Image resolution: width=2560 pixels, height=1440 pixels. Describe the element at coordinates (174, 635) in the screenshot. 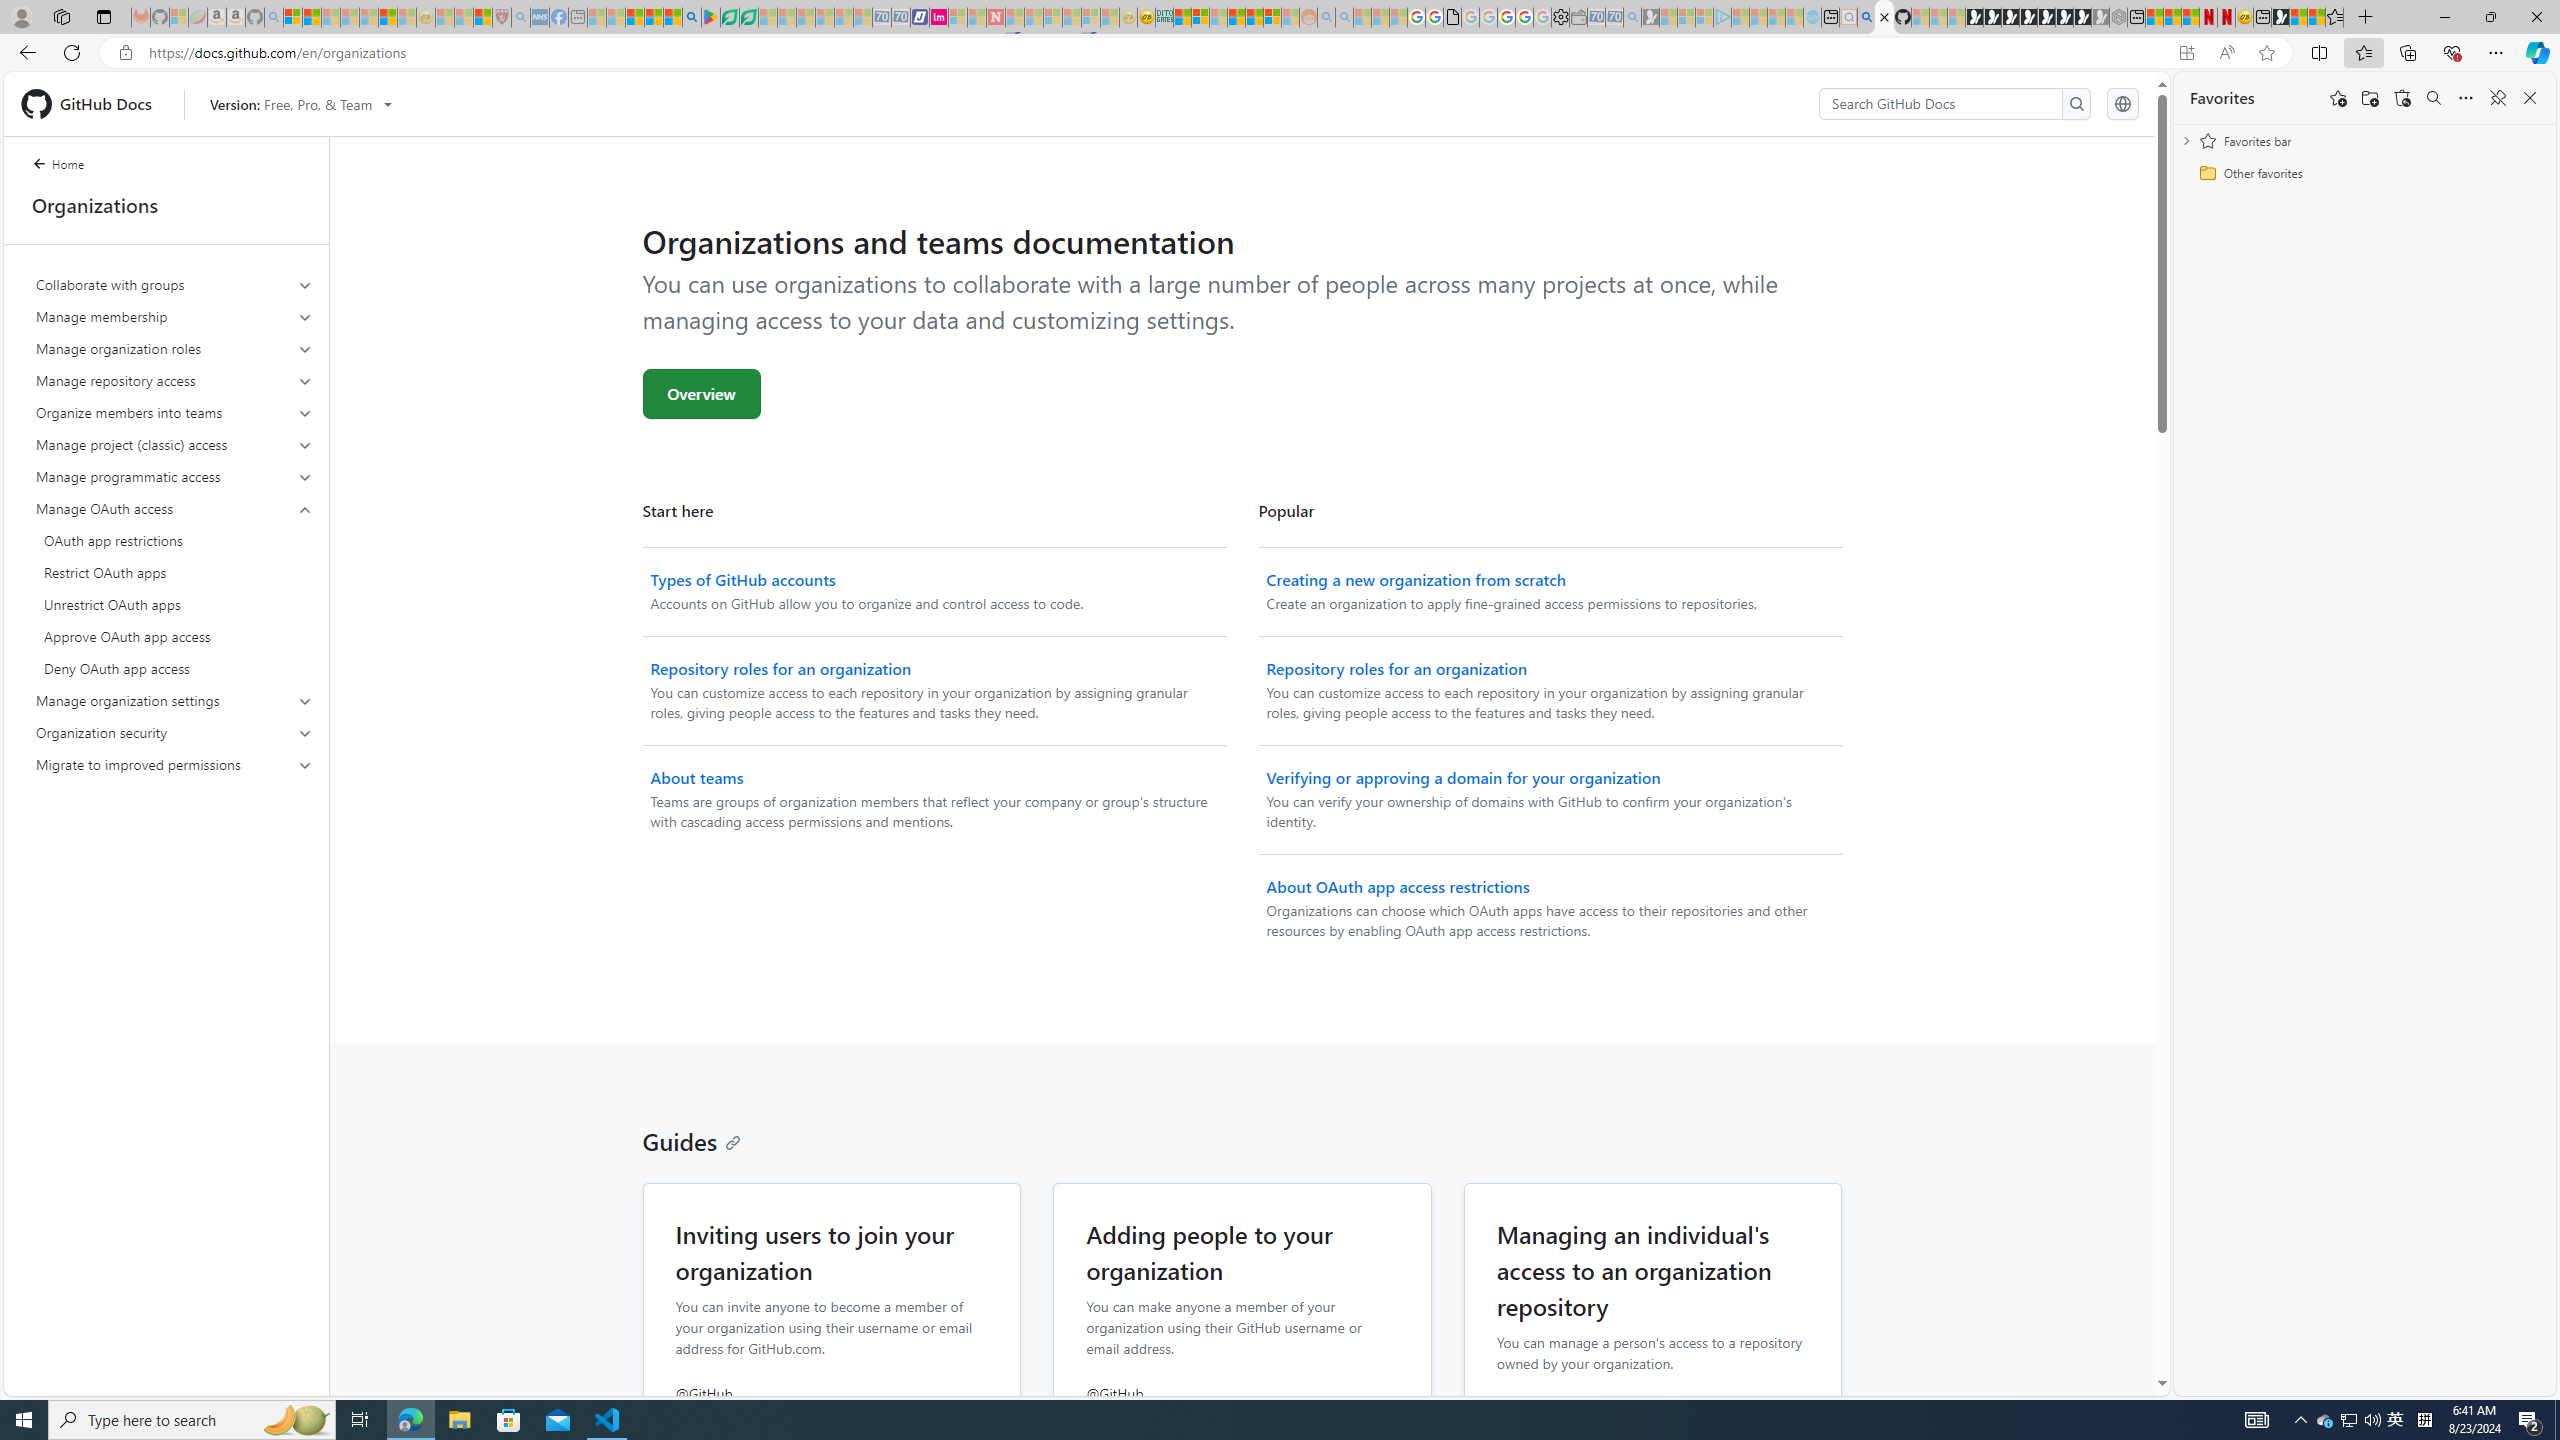

I see `'Approve OAuth app access'` at that location.